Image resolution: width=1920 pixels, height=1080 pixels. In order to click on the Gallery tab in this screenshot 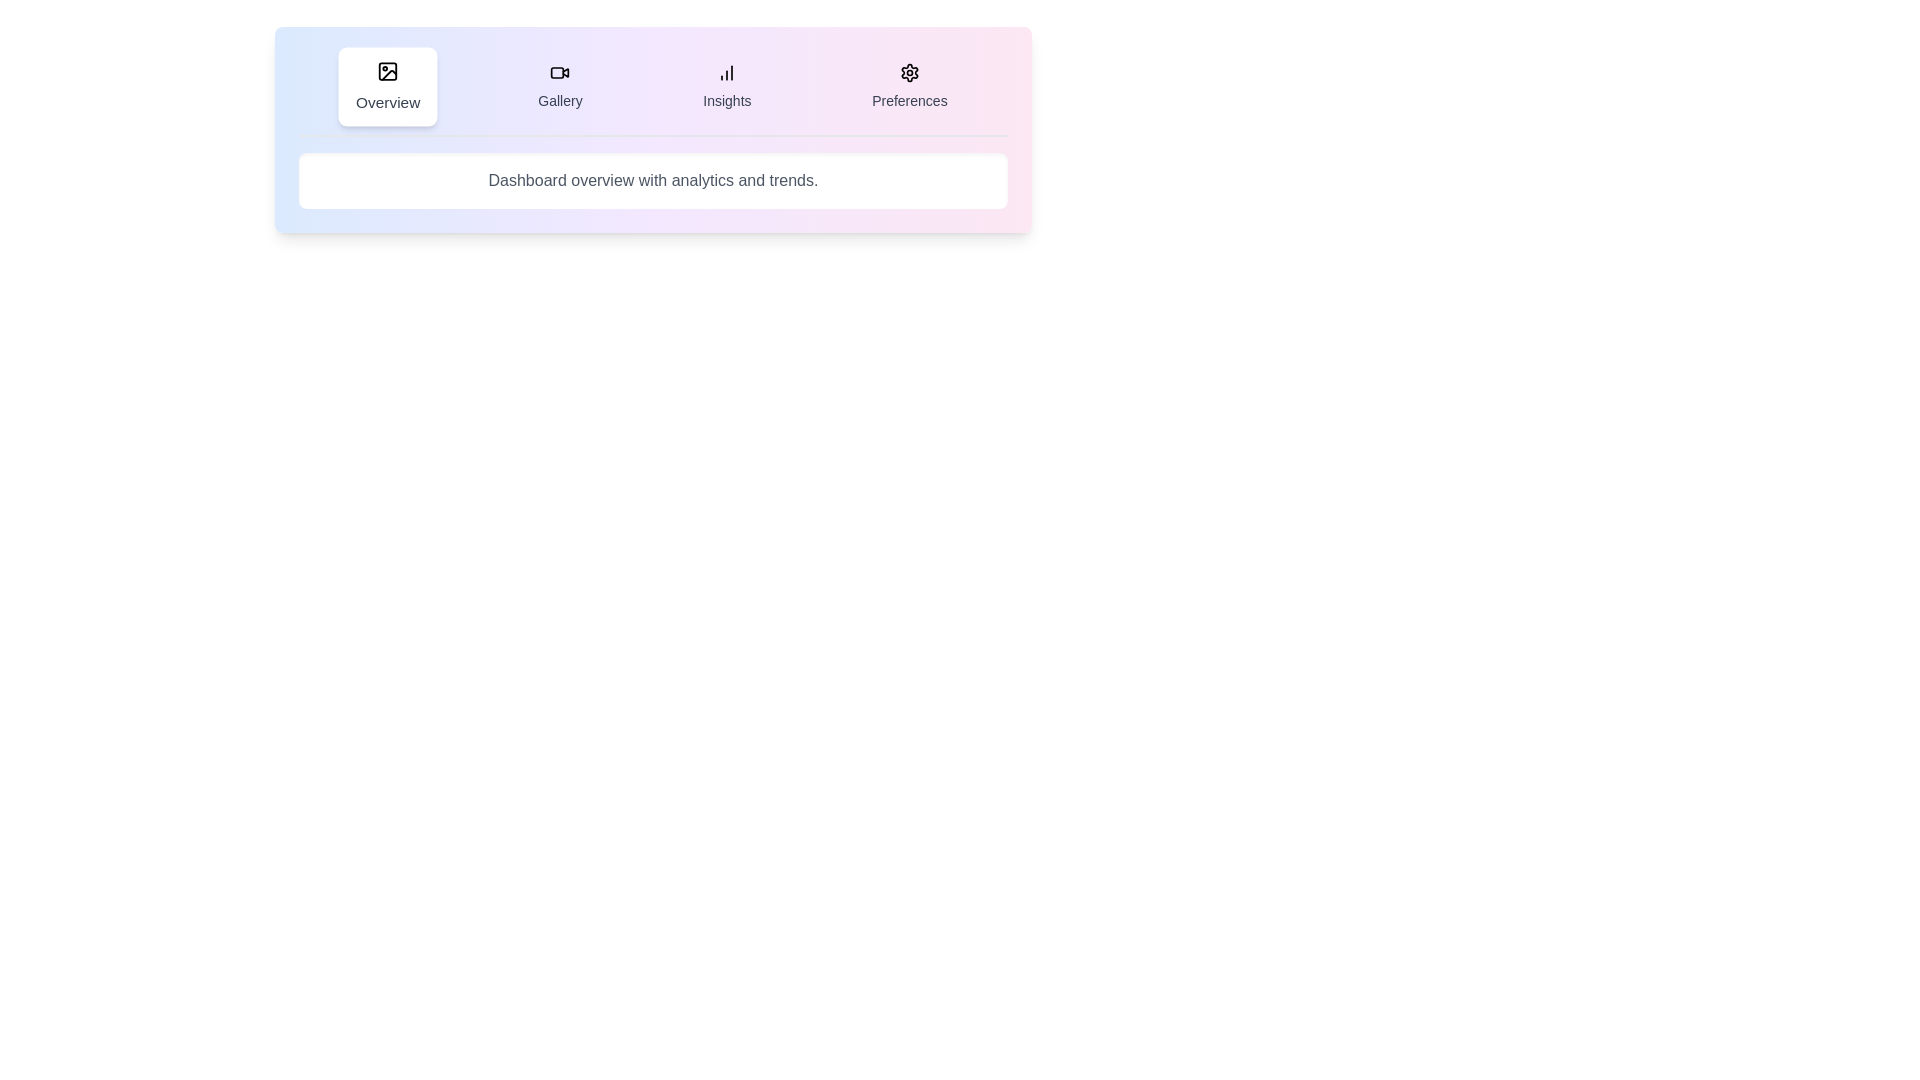, I will do `click(560, 86)`.